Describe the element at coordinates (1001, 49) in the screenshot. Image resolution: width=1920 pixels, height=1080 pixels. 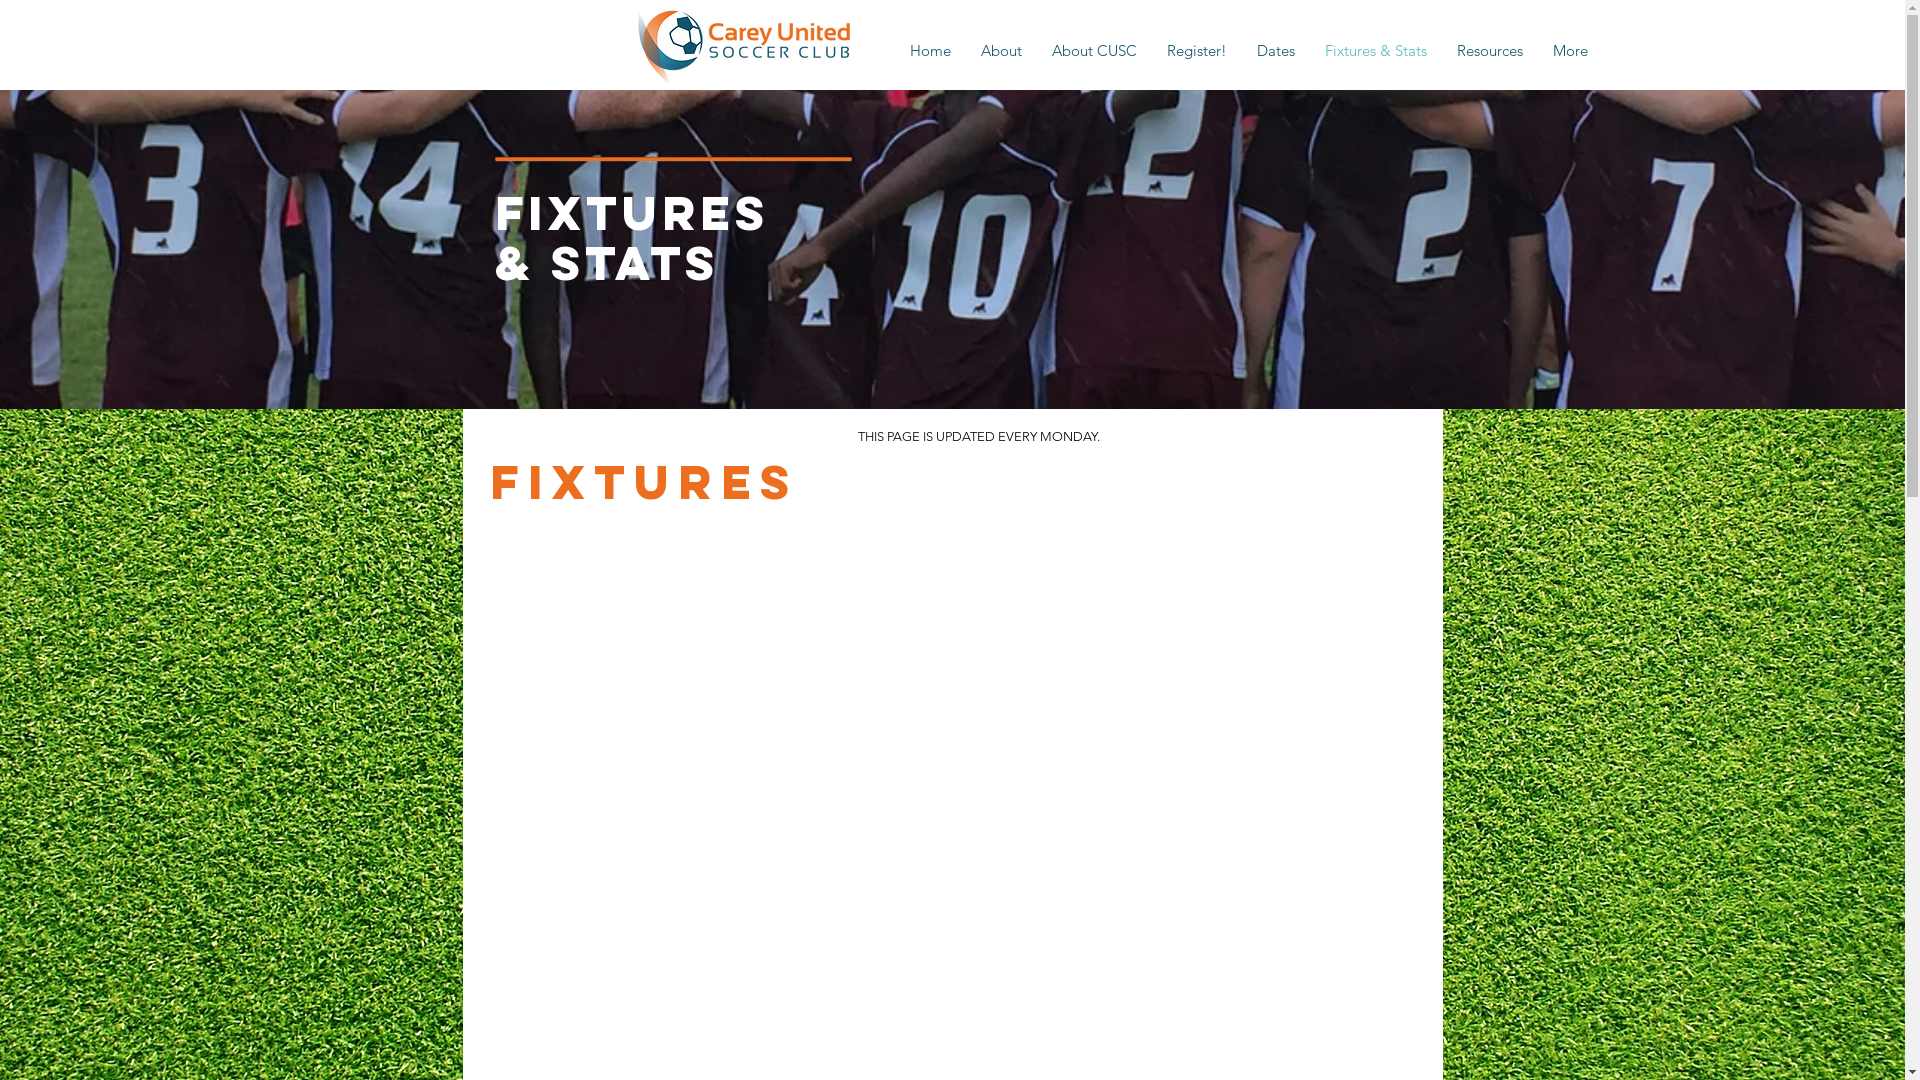
I see `'About'` at that location.